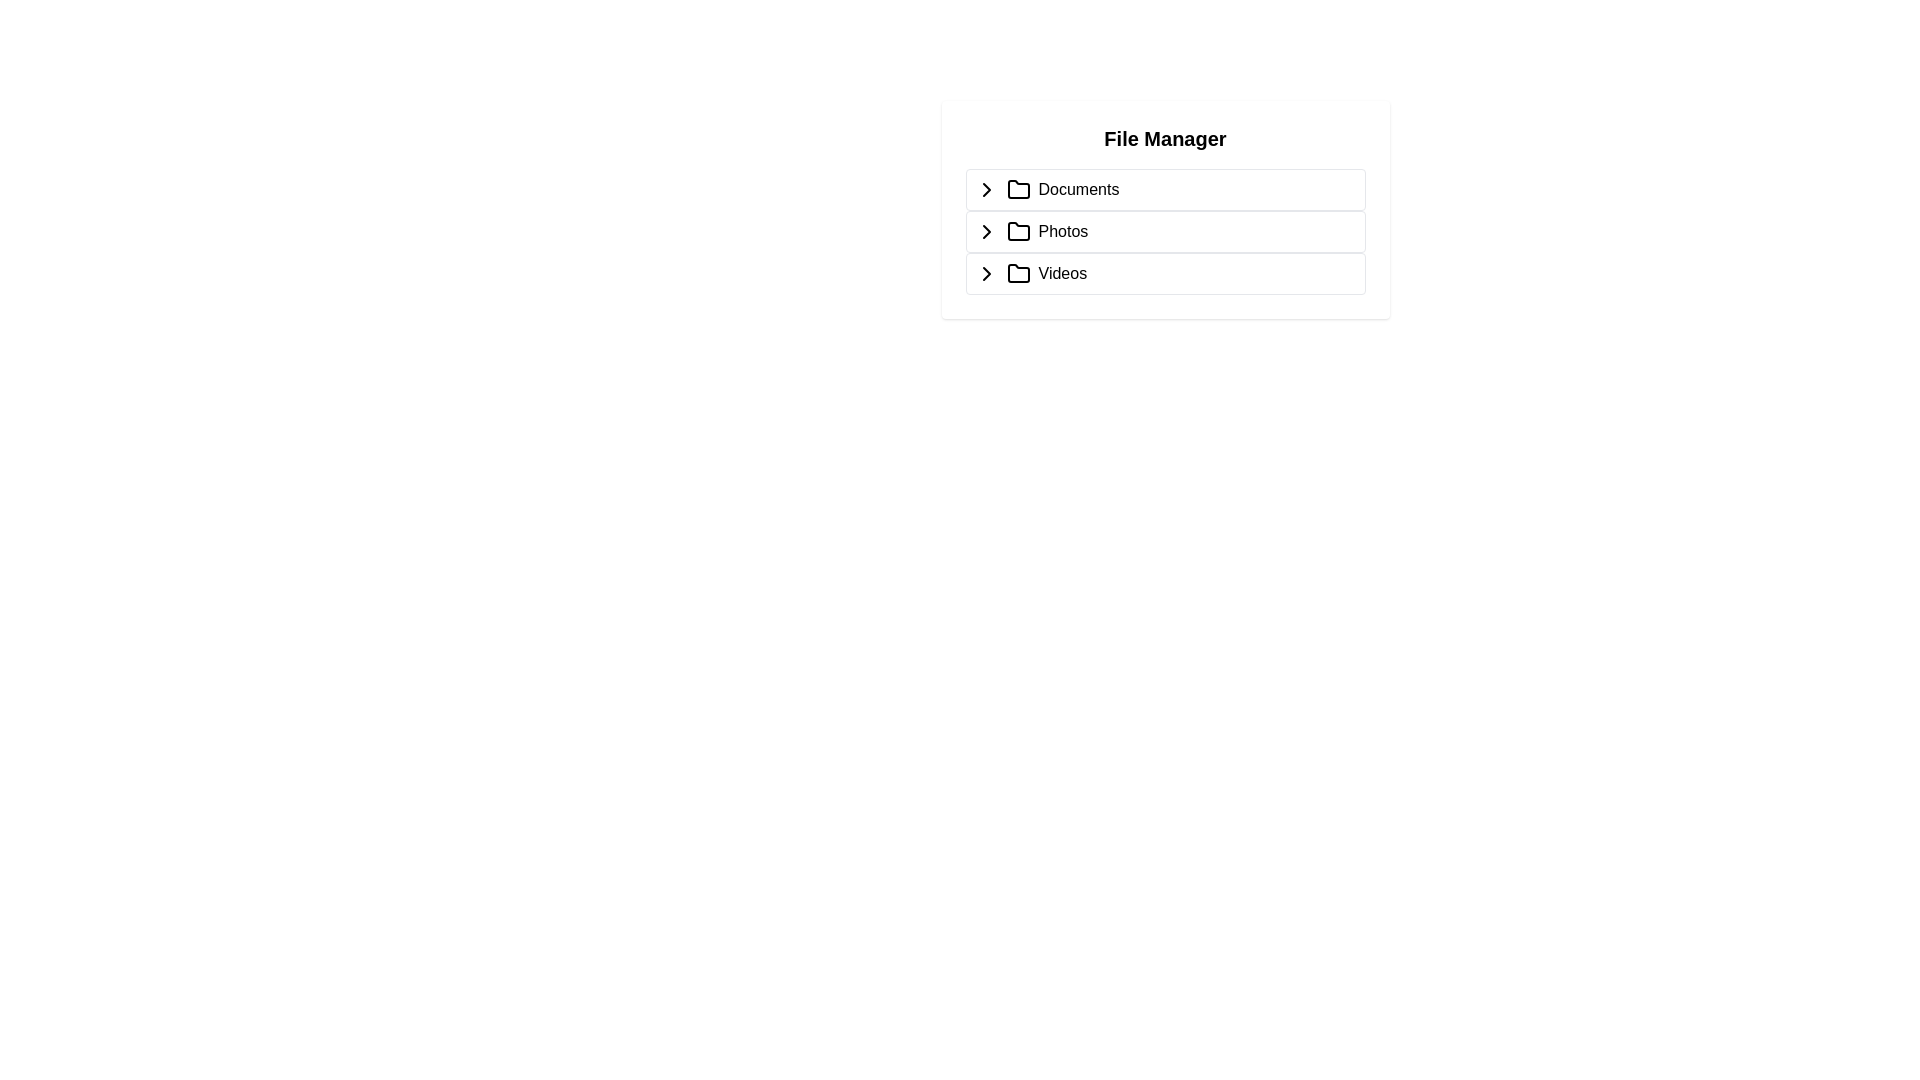 The width and height of the screenshot is (1920, 1080). What do you see at coordinates (1165, 230) in the screenshot?
I see `to select the 'Photos' folder in the file manager, which is the second item in the list between 'Documents' and 'Videos'` at bounding box center [1165, 230].